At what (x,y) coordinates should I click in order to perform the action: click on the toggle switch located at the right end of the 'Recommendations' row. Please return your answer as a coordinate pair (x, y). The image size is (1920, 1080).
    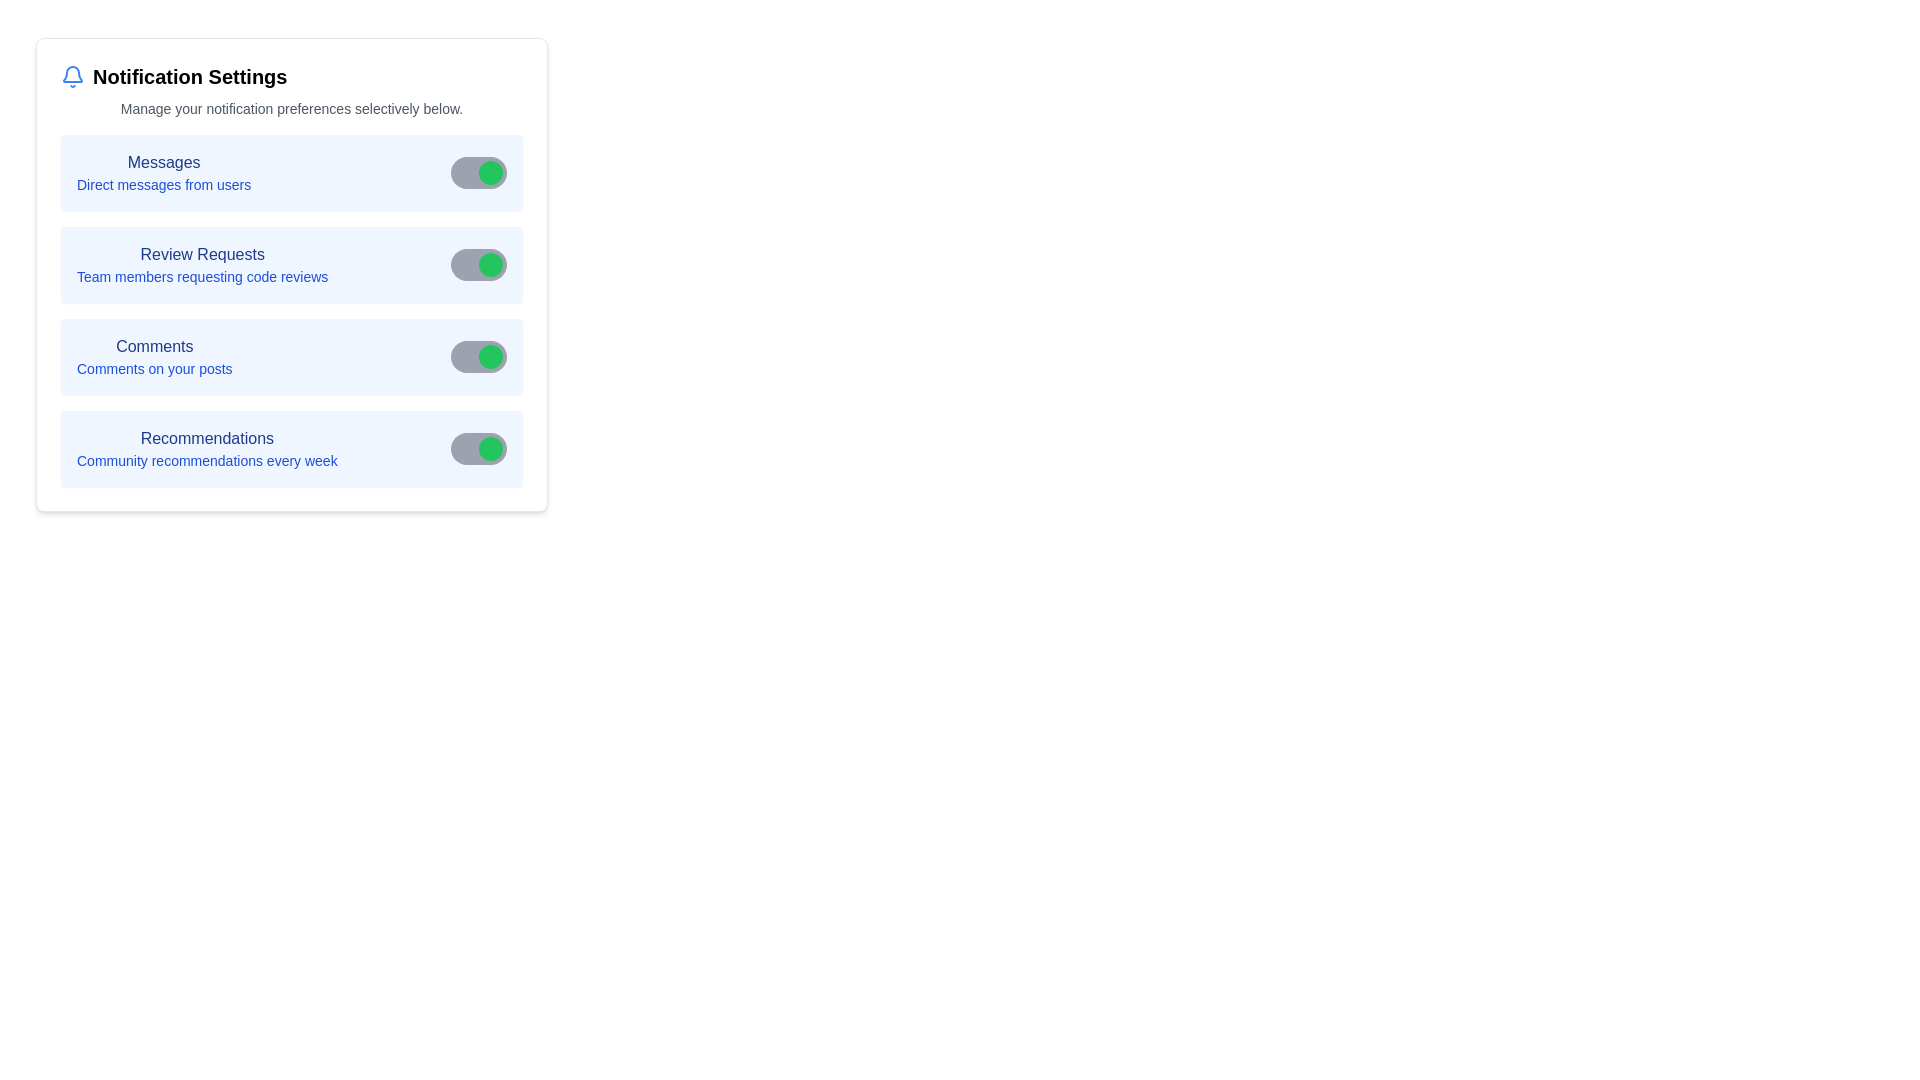
    Looking at the image, I should click on (478, 447).